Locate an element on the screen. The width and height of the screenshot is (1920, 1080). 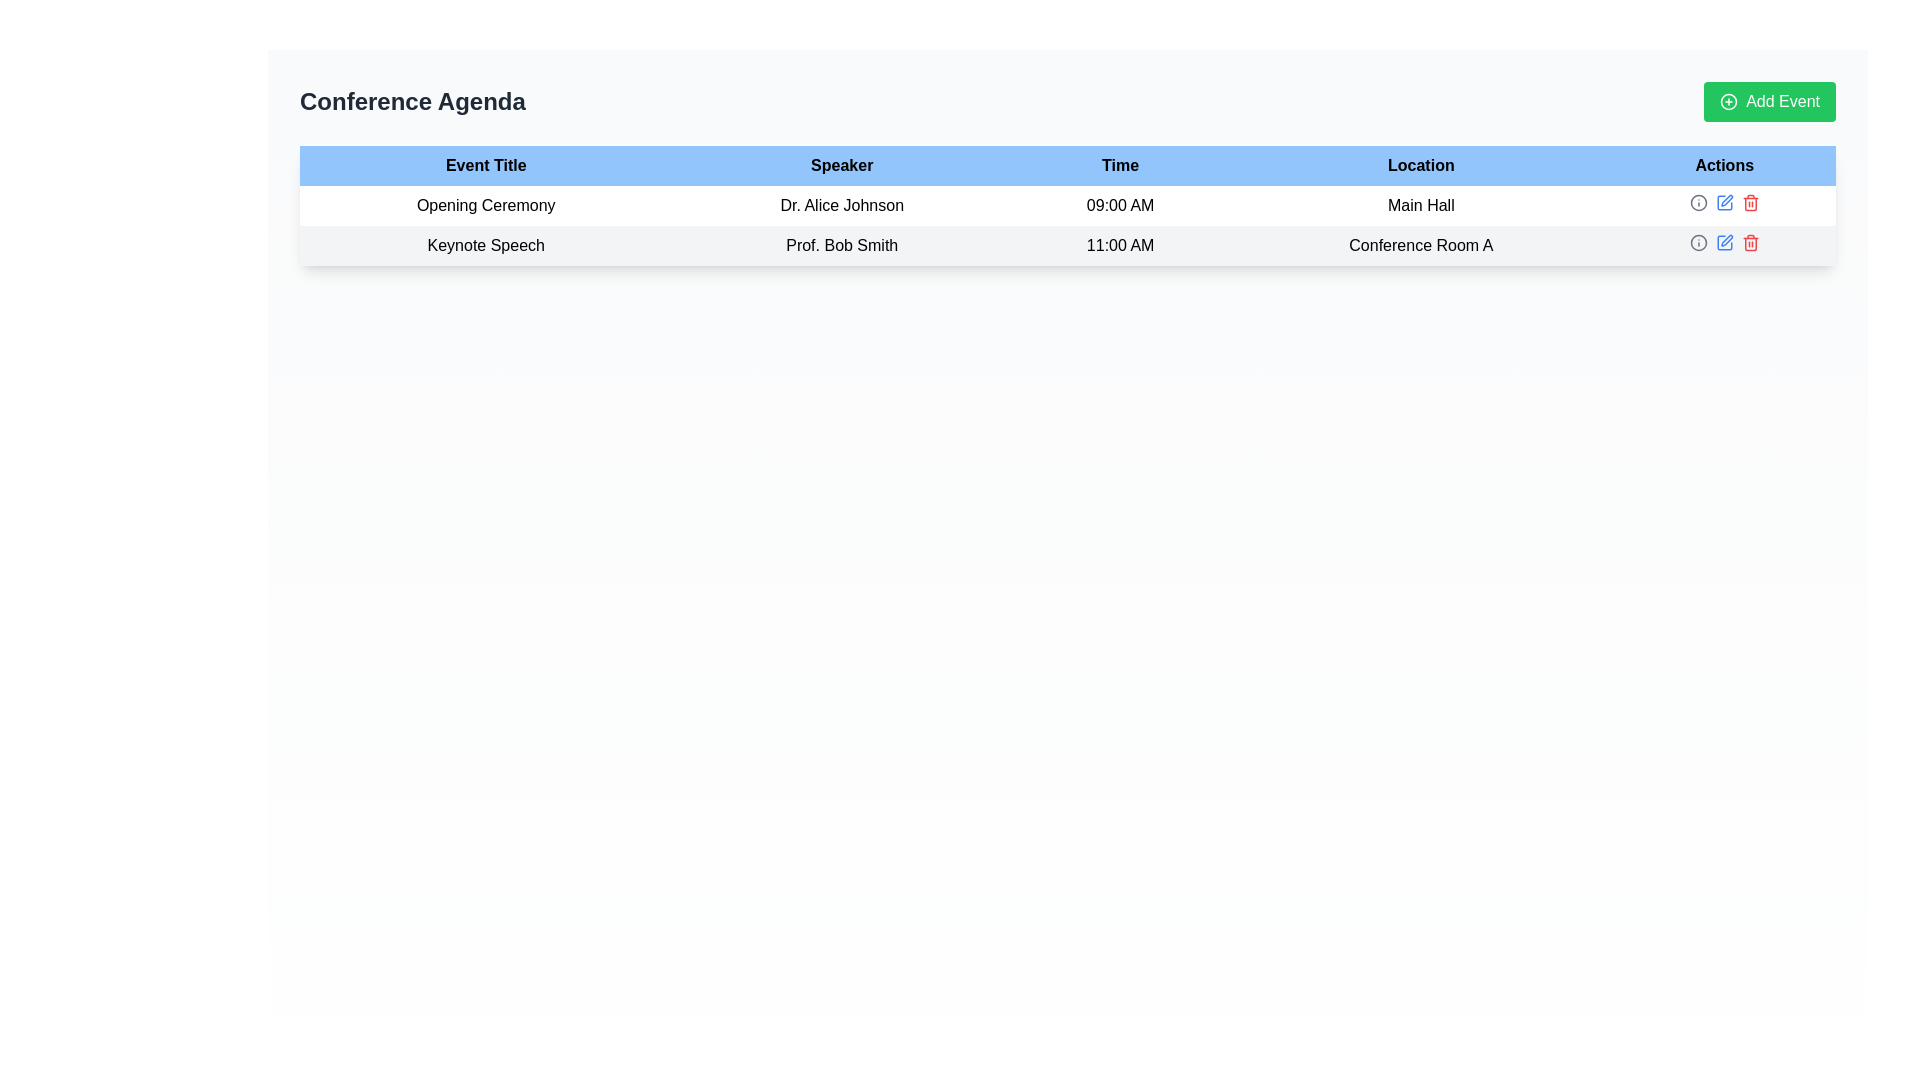
text content from the text field displaying 'Main Hall', which is located in the fourth column under the 'Location' header corresponding to the event 'Opening Ceremony' is located at coordinates (1420, 205).